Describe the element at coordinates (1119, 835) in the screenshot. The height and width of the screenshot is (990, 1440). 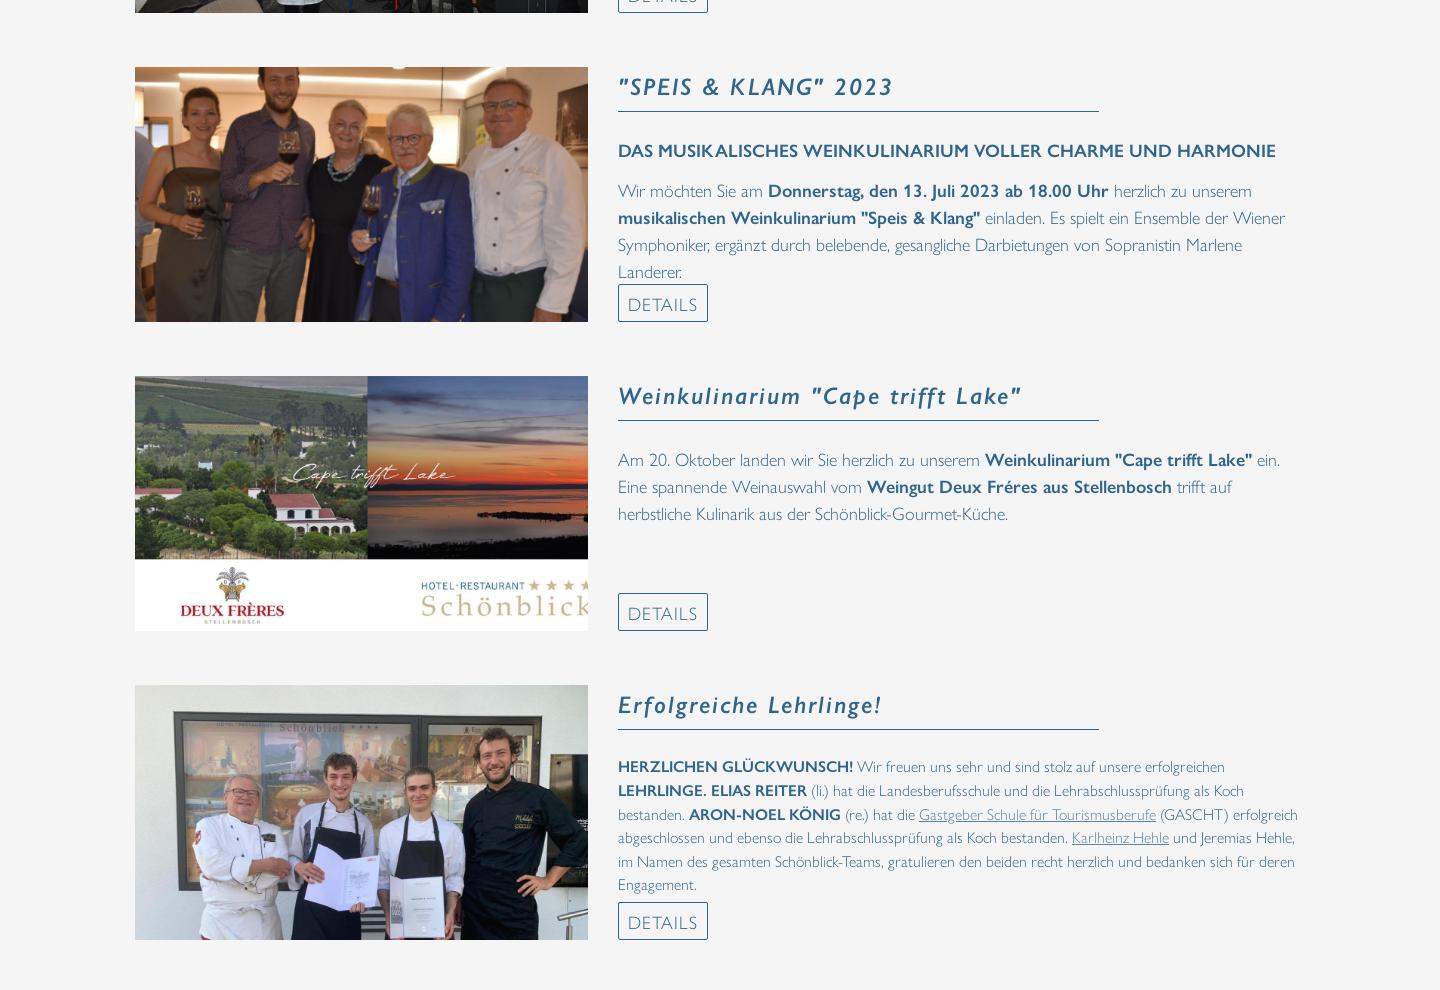
I see `'Karlheinz Hehle'` at that location.